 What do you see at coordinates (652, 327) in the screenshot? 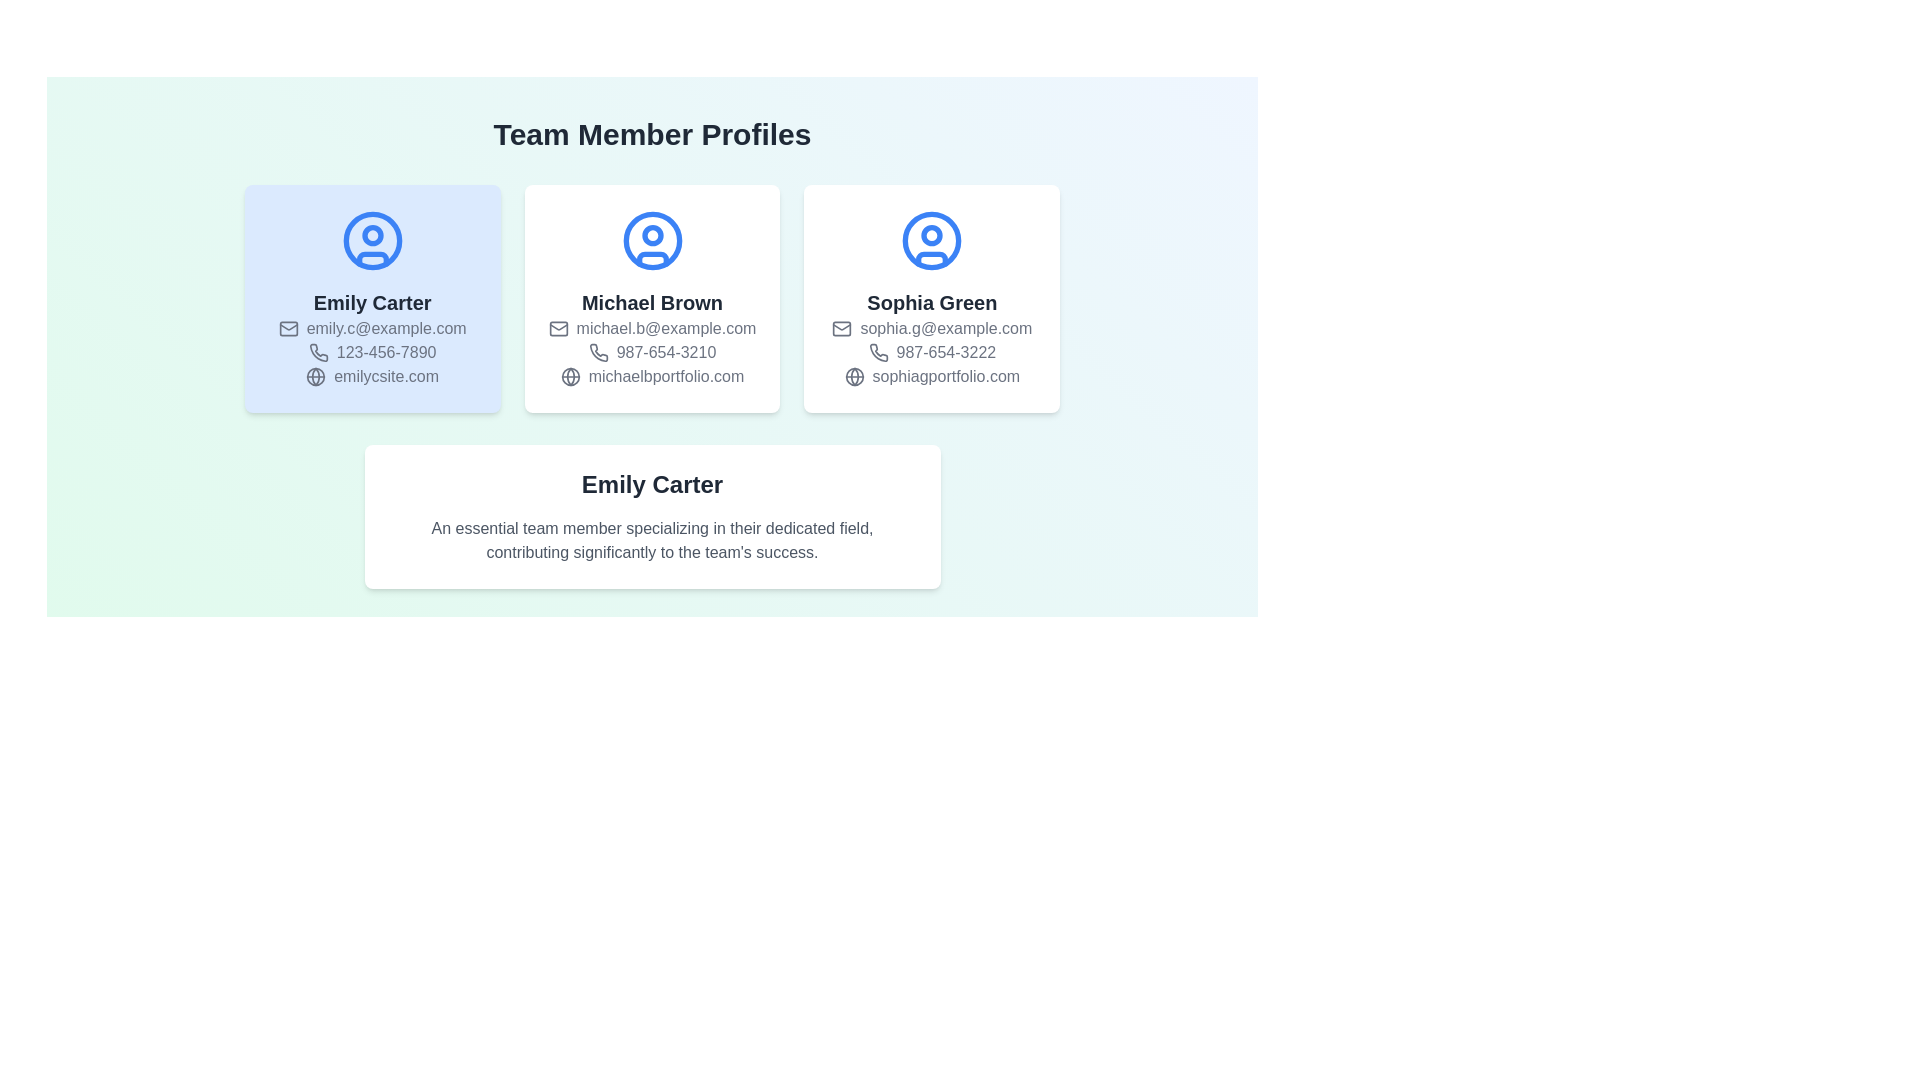
I see `the text indicating the email address of Michael Brown, which is located below his name and above his phone number` at bounding box center [652, 327].